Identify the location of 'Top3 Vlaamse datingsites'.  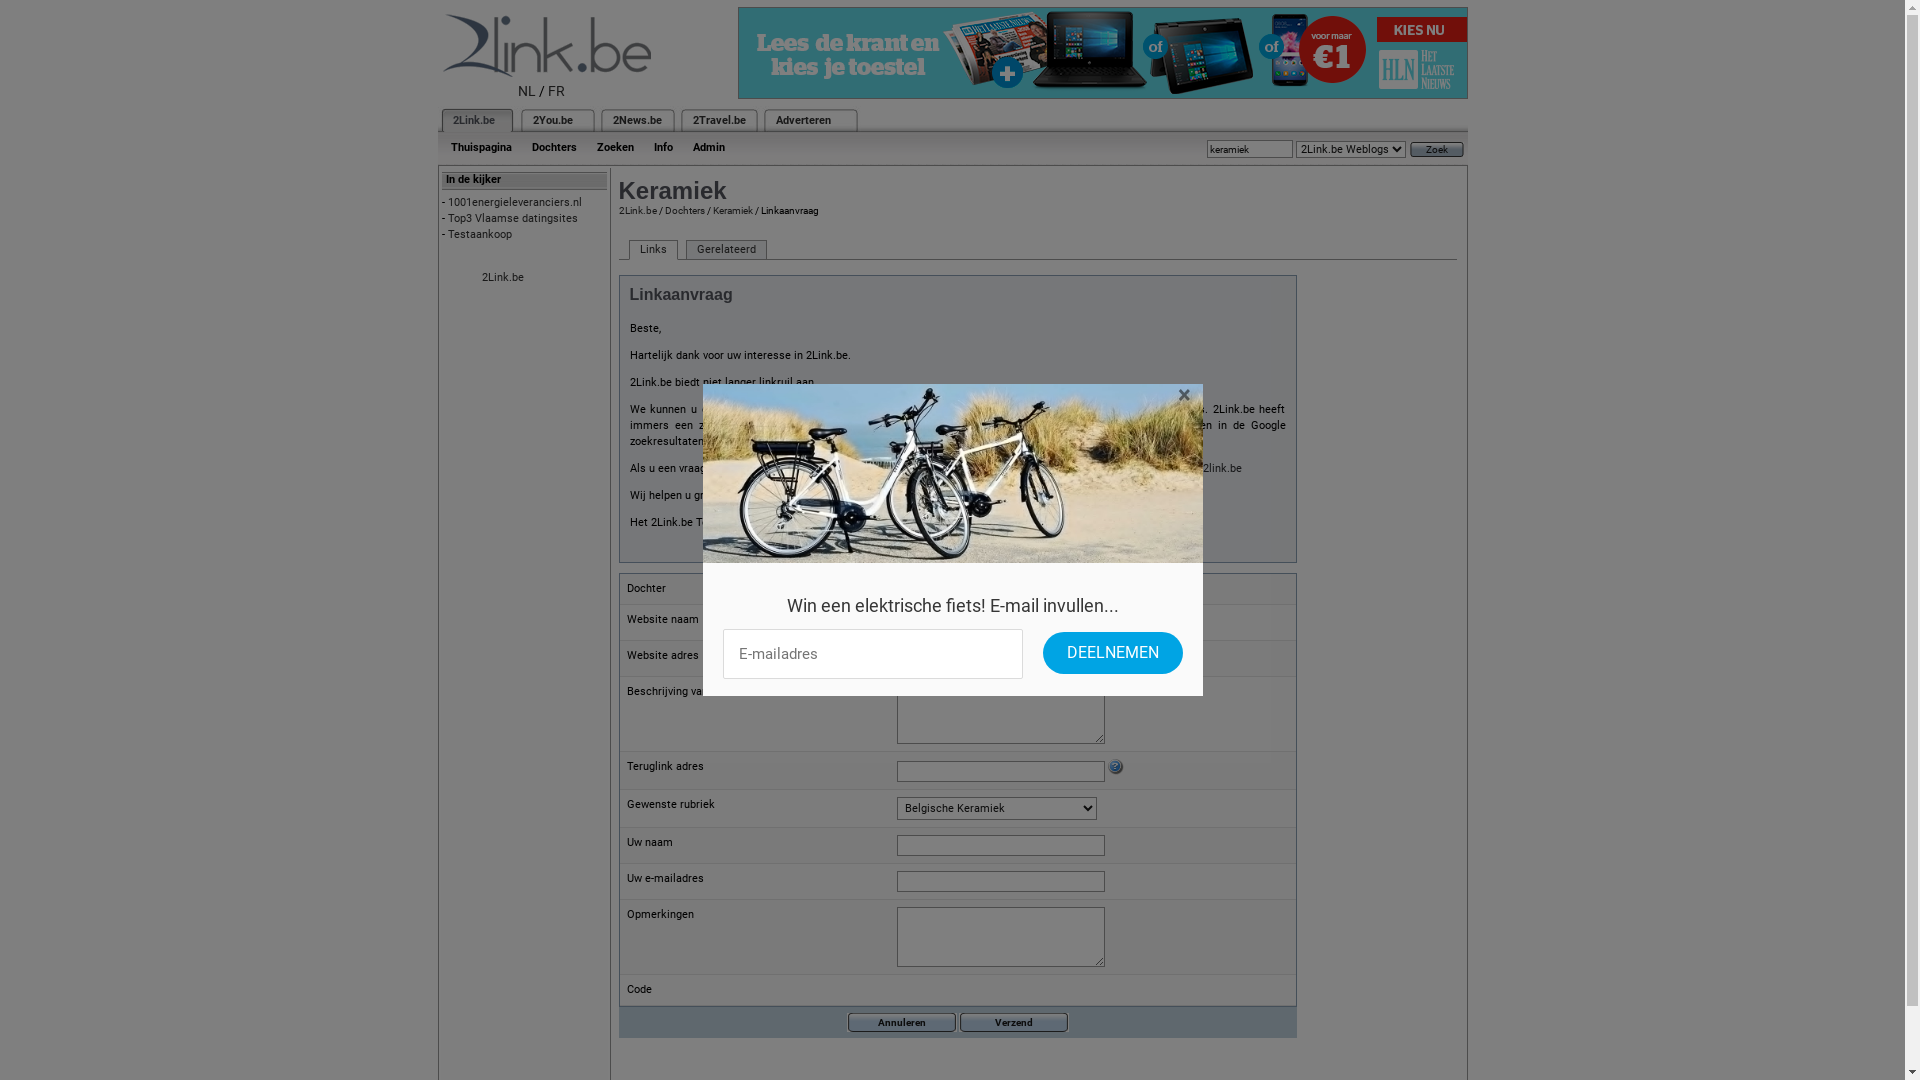
(513, 218).